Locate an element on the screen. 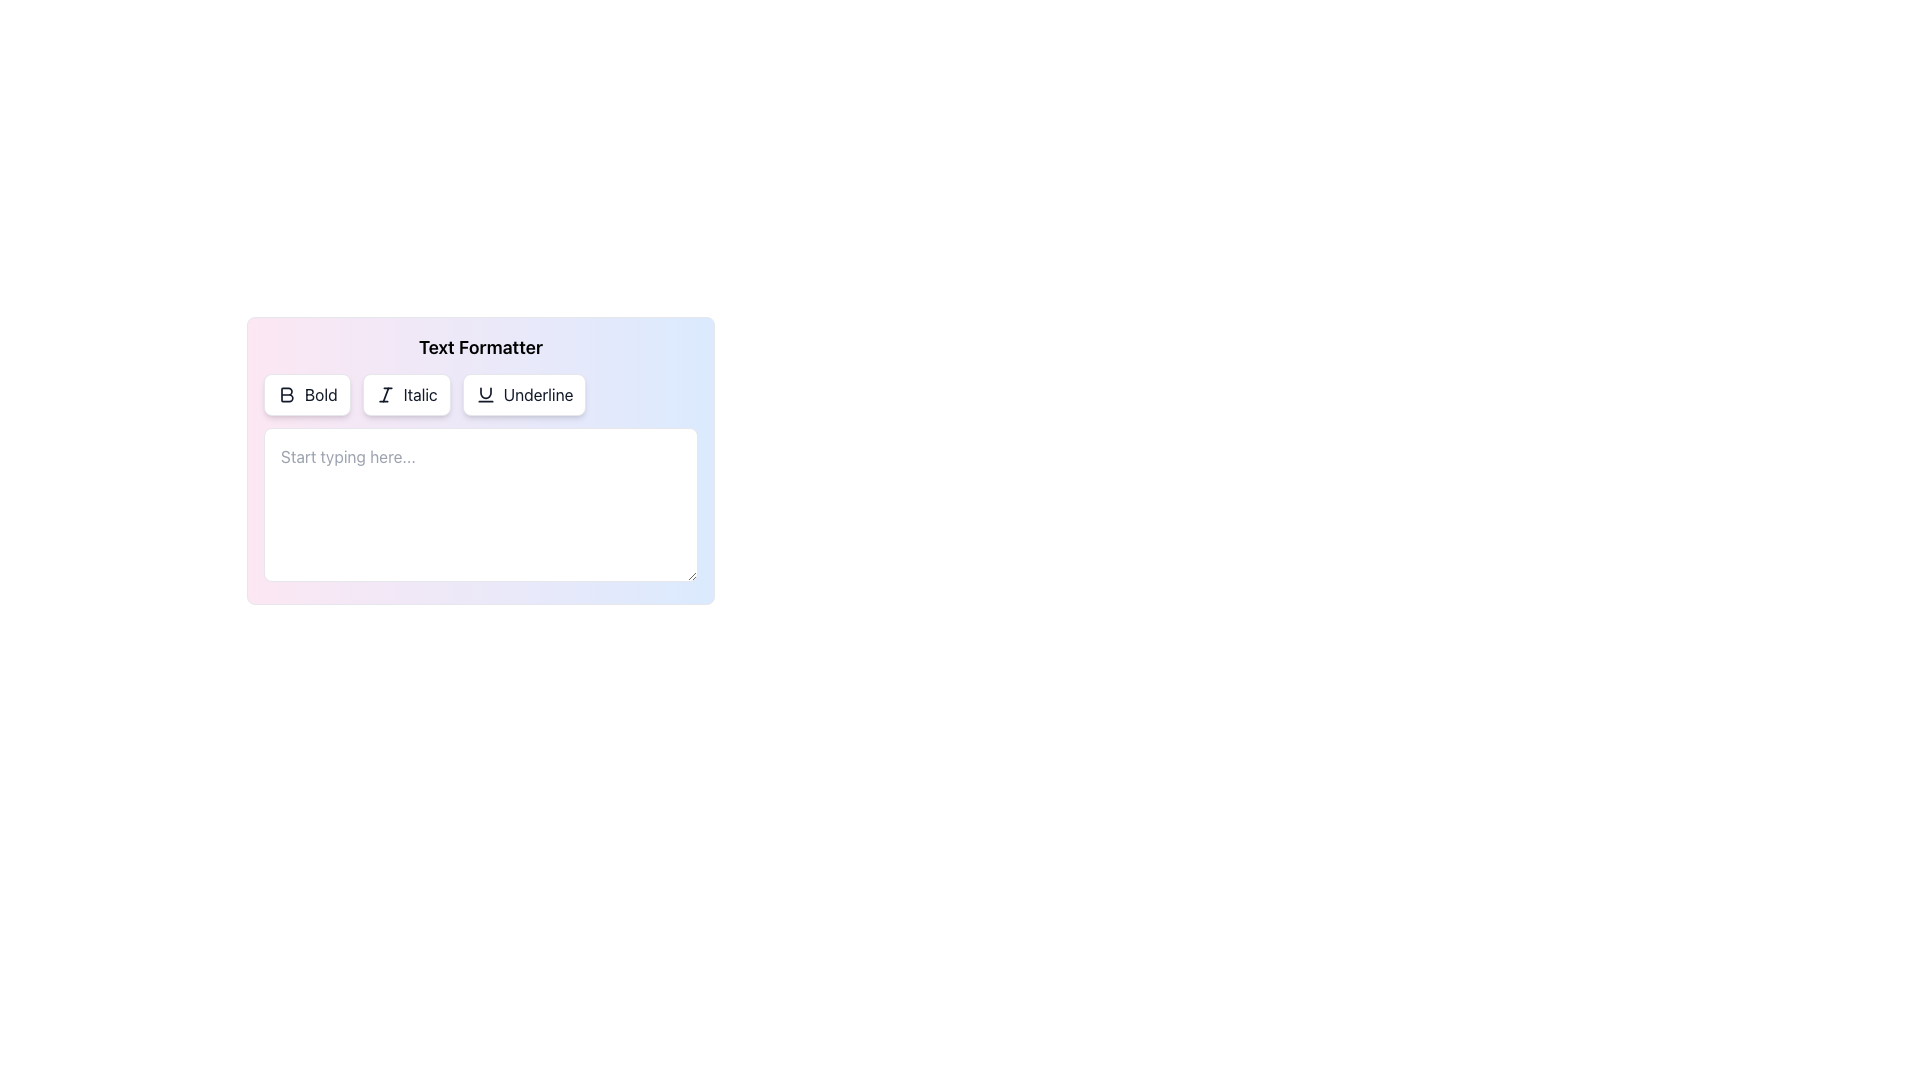 The height and width of the screenshot is (1080, 1920). the bold text format icon, which is represented by a stylized letter 'B' and is located within the button labeled 'Bold' on the leftmost side of the formatting options is located at coordinates (286, 394).